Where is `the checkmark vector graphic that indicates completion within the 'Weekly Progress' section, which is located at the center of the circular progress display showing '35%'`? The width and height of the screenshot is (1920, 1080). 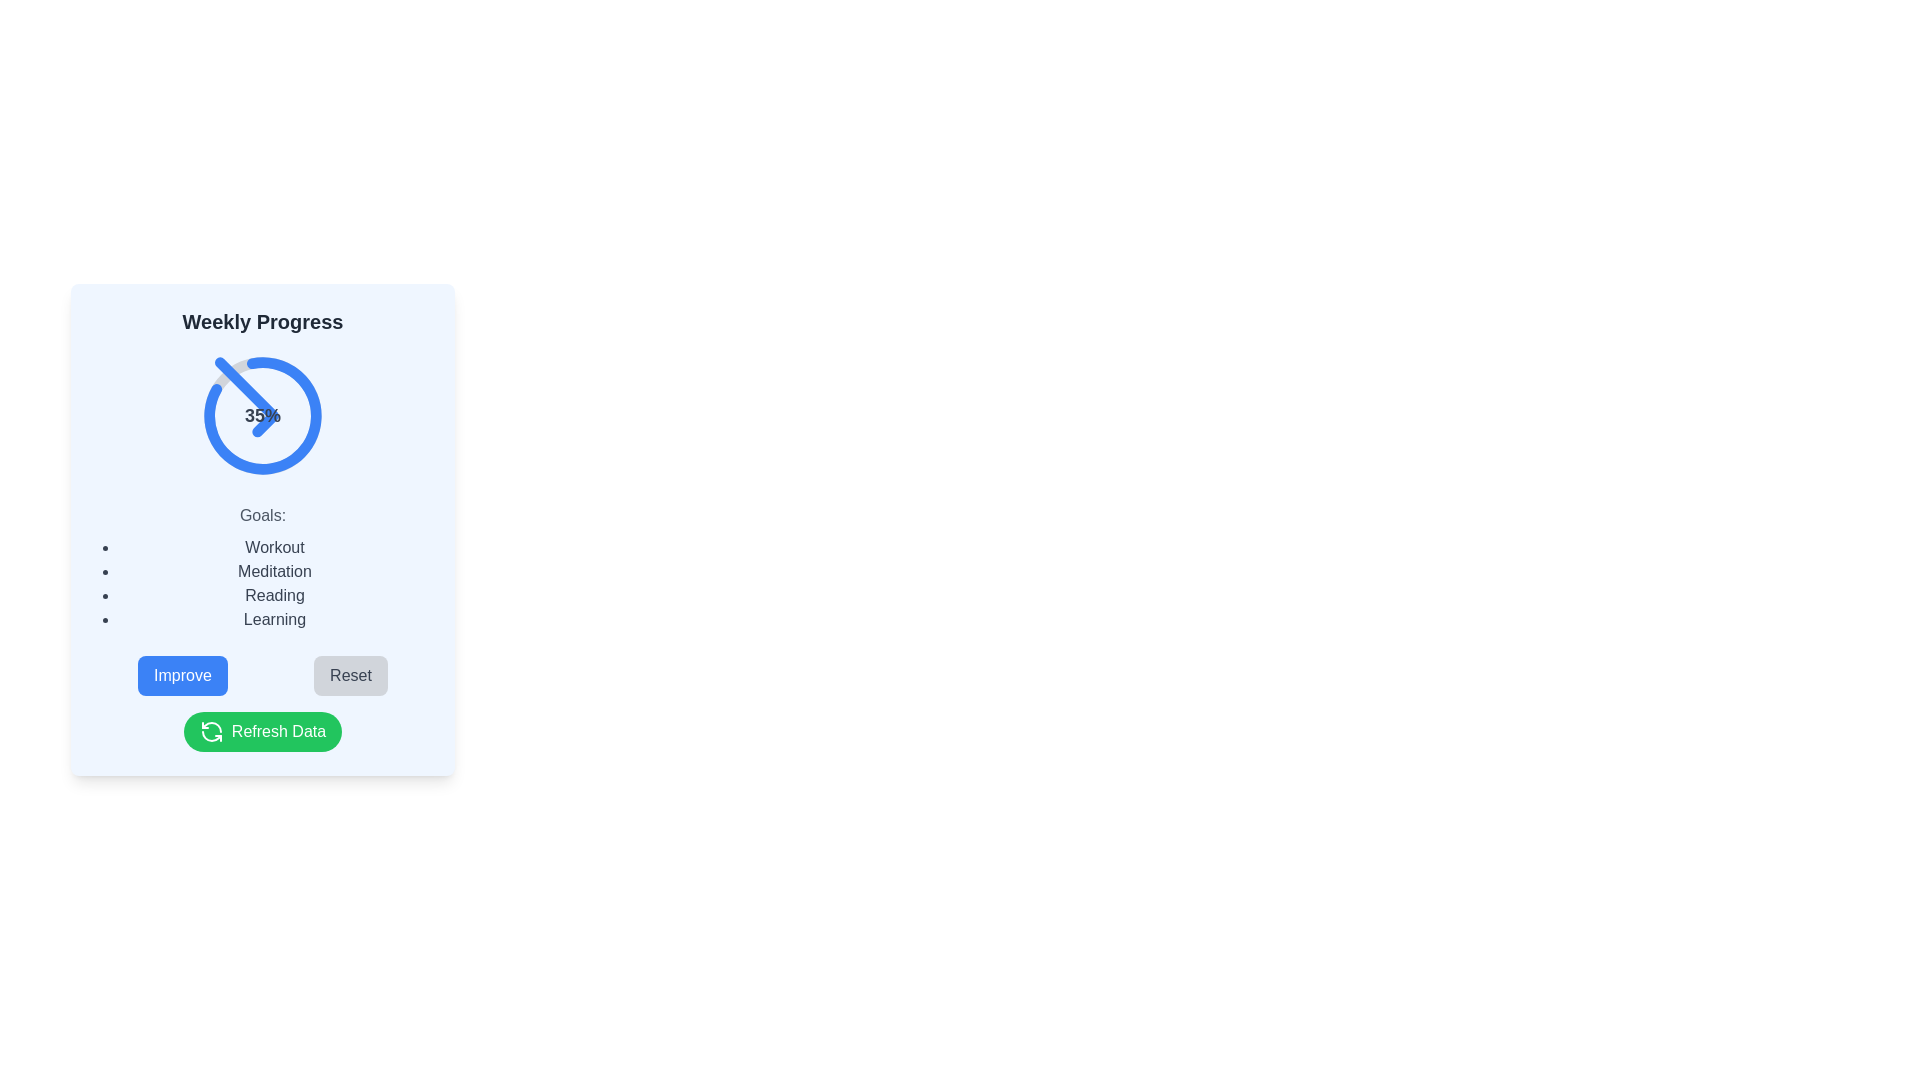 the checkmark vector graphic that indicates completion within the 'Weekly Progress' section, which is located at the center of the circular progress display showing '35%' is located at coordinates (245, 397).